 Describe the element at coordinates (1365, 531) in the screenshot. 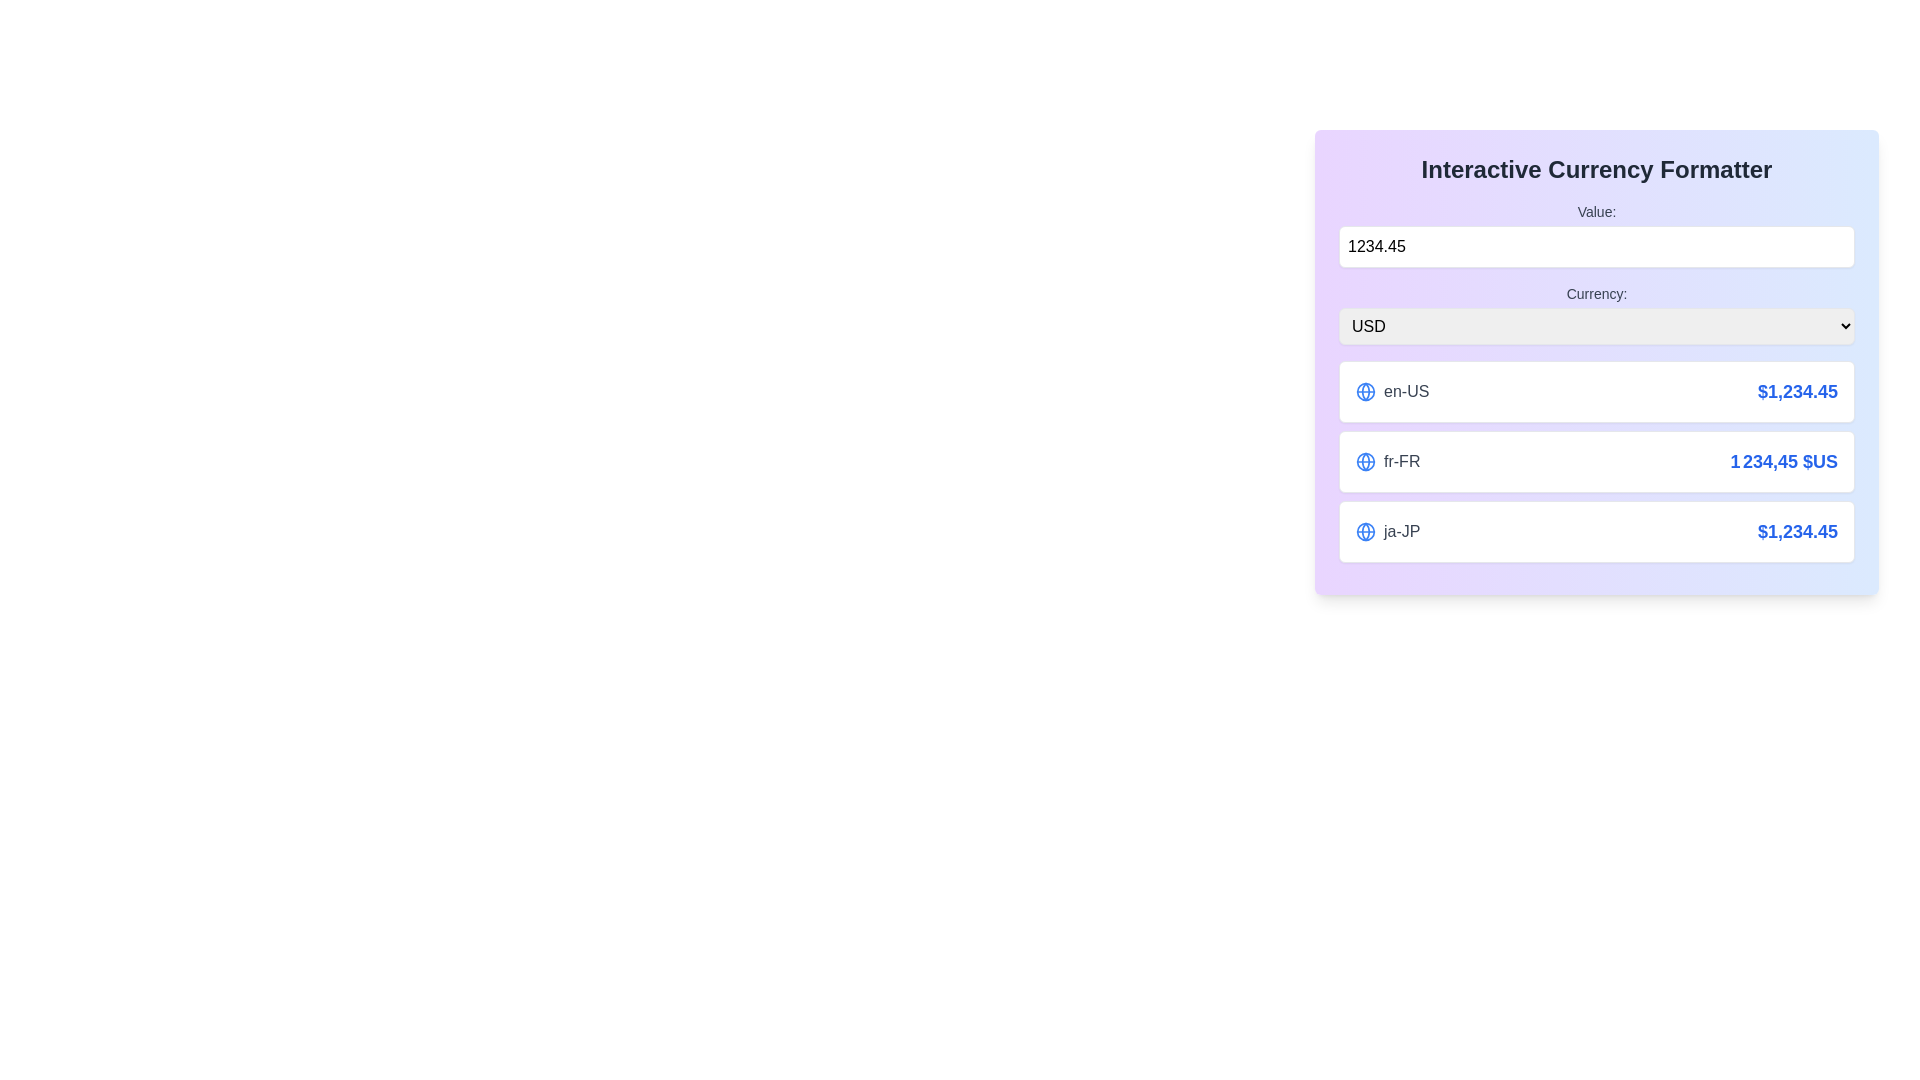

I see `the globe icon located to the left of the 'ja-JP' text in the third list item of the language-region options` at that location.